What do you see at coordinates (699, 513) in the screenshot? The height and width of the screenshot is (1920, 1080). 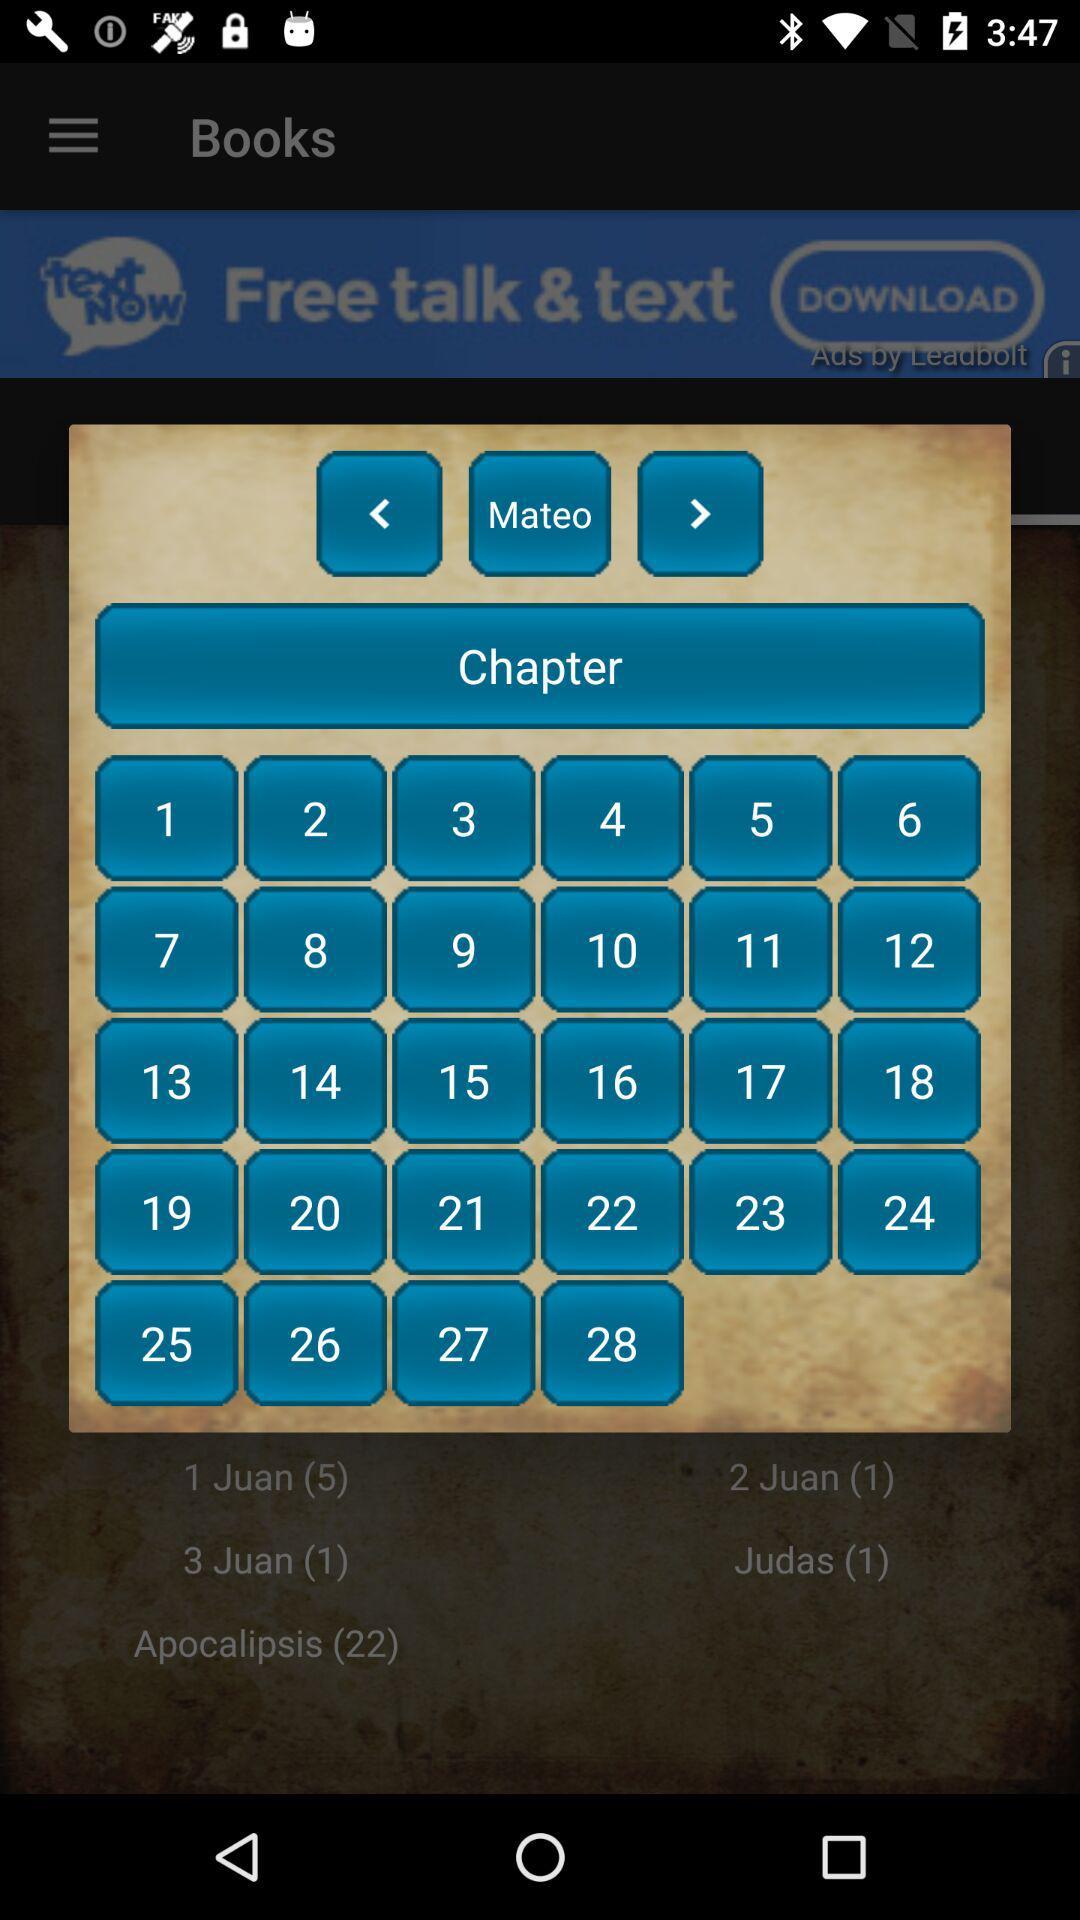 I see `next` at bounding box center [699, 513].